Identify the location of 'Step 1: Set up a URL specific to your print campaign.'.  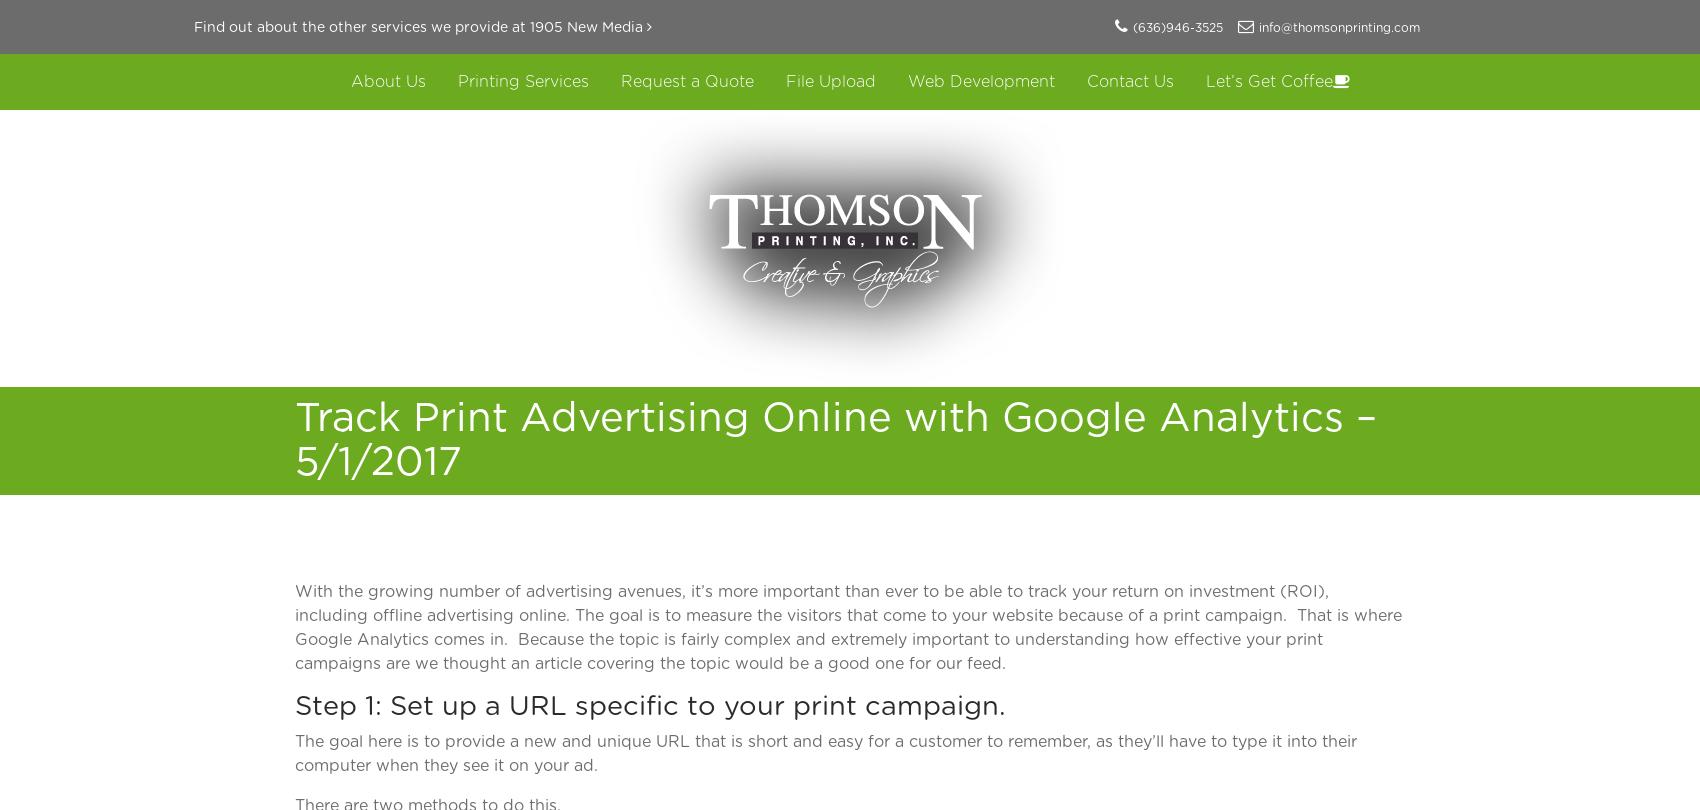
(650, 705).